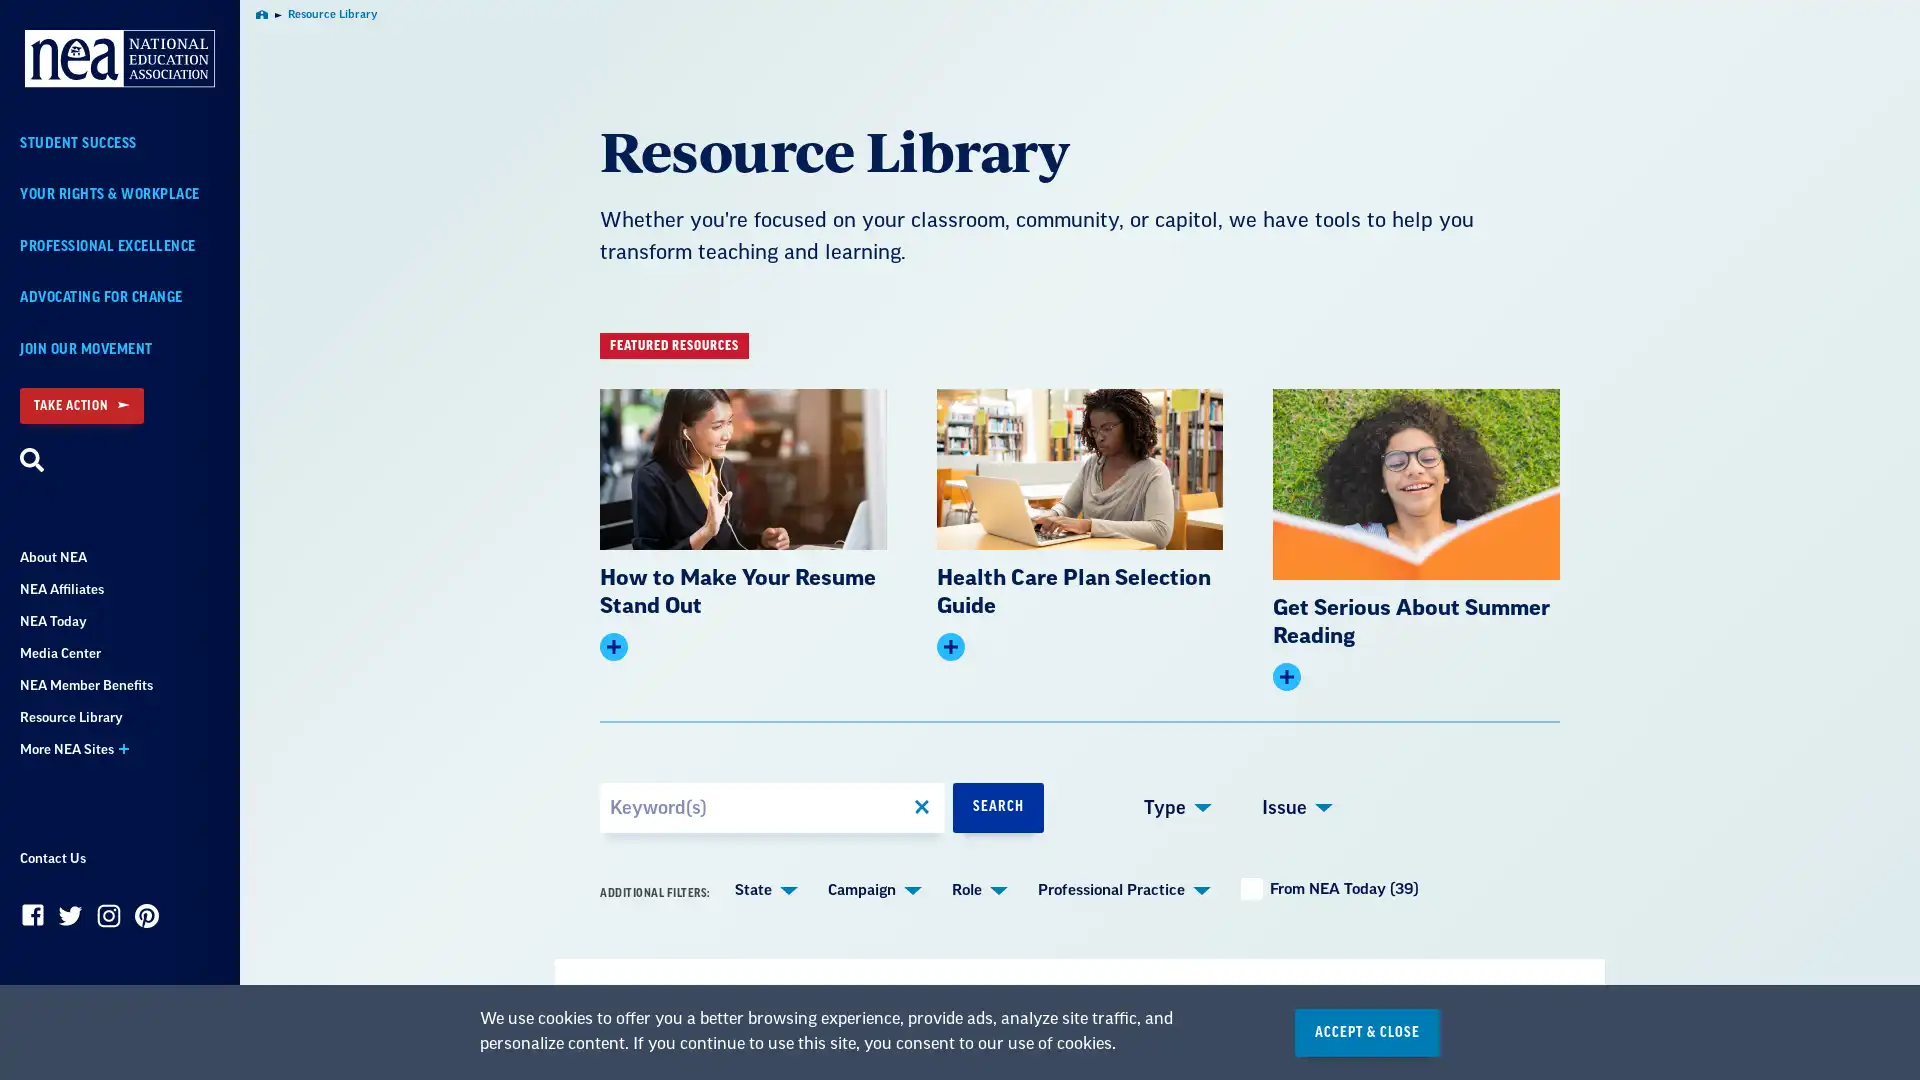 The image size is (1920, 1080). Describe the element at coordinates (860, 1009) in the screenshot. I see `Magazine Remove filter` at that location.